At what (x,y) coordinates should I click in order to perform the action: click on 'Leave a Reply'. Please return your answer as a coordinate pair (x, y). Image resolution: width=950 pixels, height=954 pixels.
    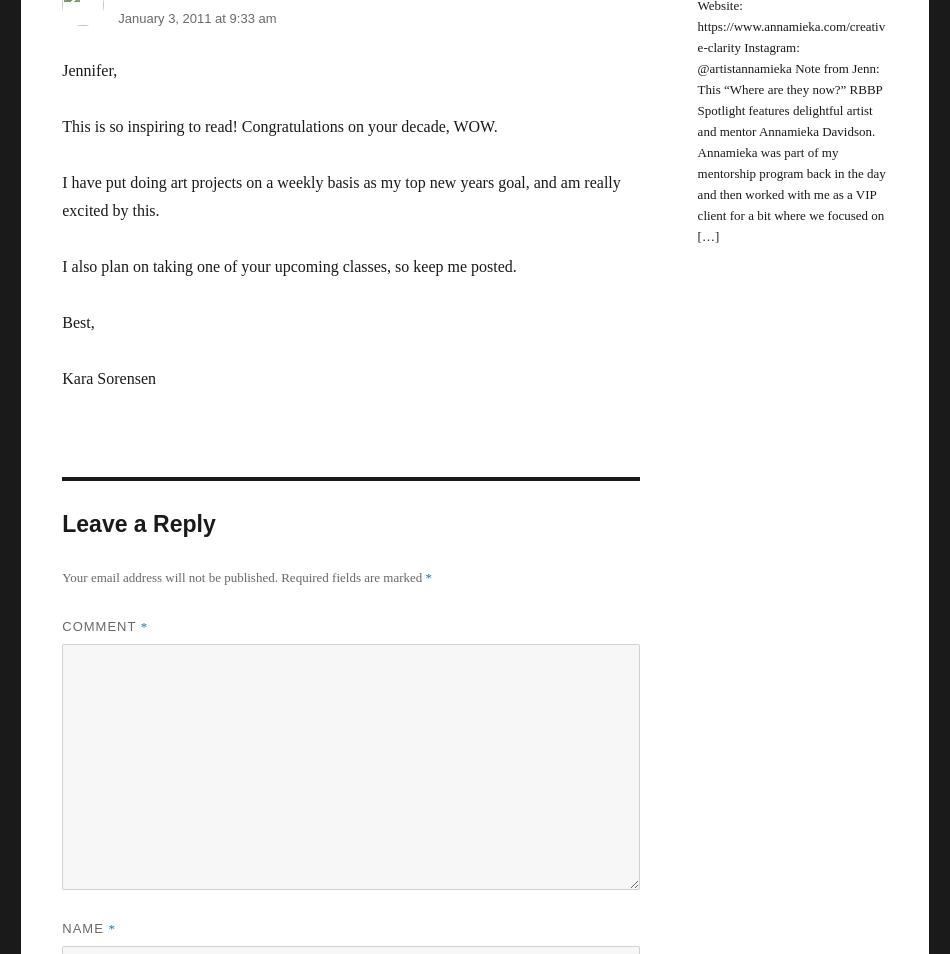
    Looking at the image, I should click on (62, 523).